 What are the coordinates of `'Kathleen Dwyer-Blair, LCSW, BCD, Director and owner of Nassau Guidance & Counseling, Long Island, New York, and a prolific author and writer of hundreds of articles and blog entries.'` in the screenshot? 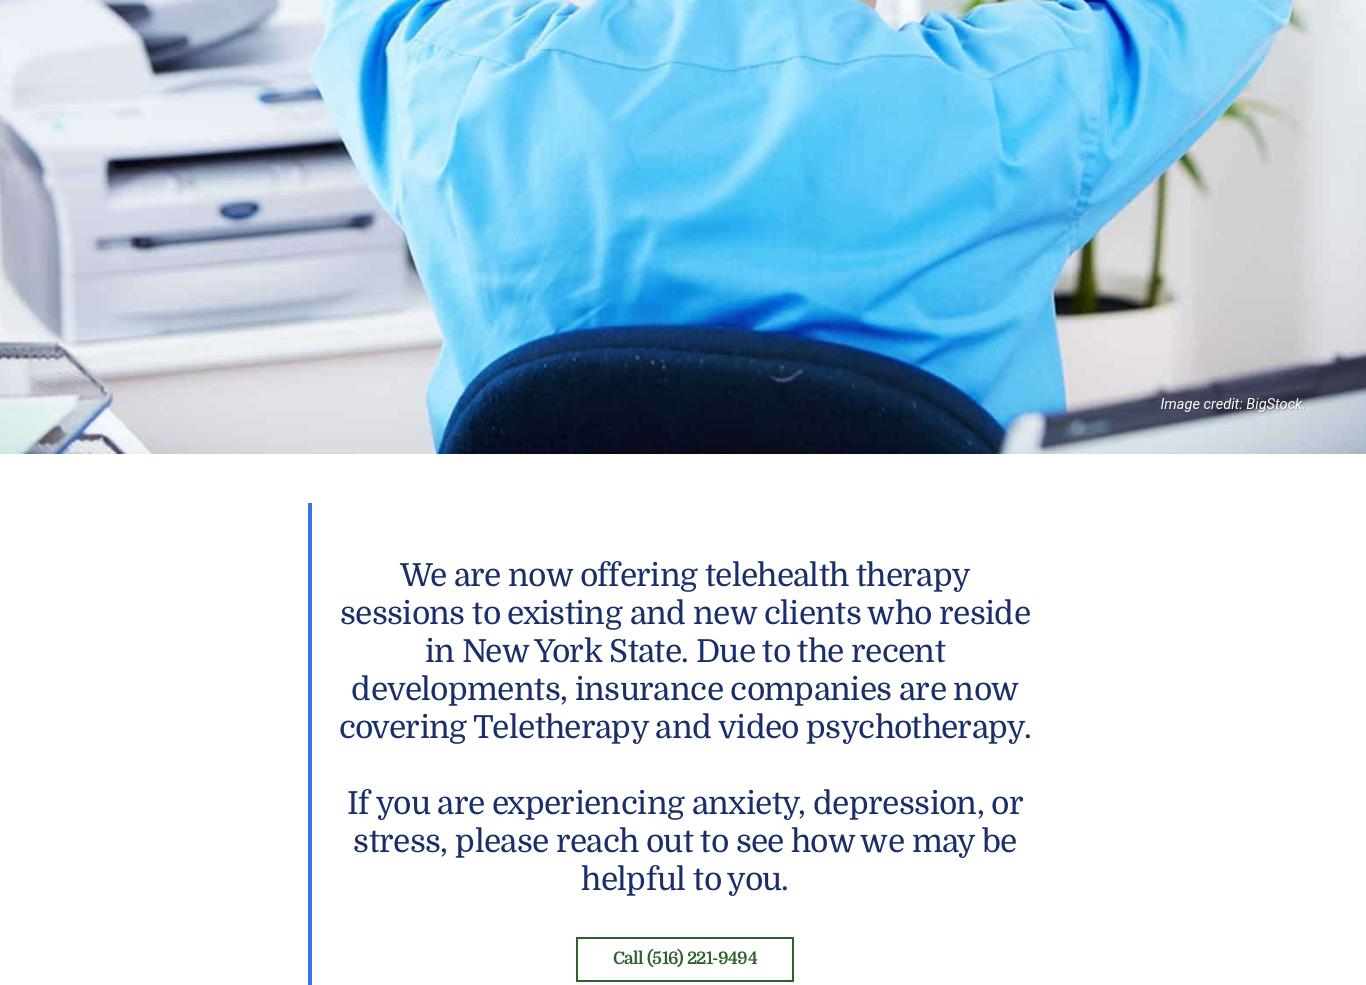 It's located at (638, 256).